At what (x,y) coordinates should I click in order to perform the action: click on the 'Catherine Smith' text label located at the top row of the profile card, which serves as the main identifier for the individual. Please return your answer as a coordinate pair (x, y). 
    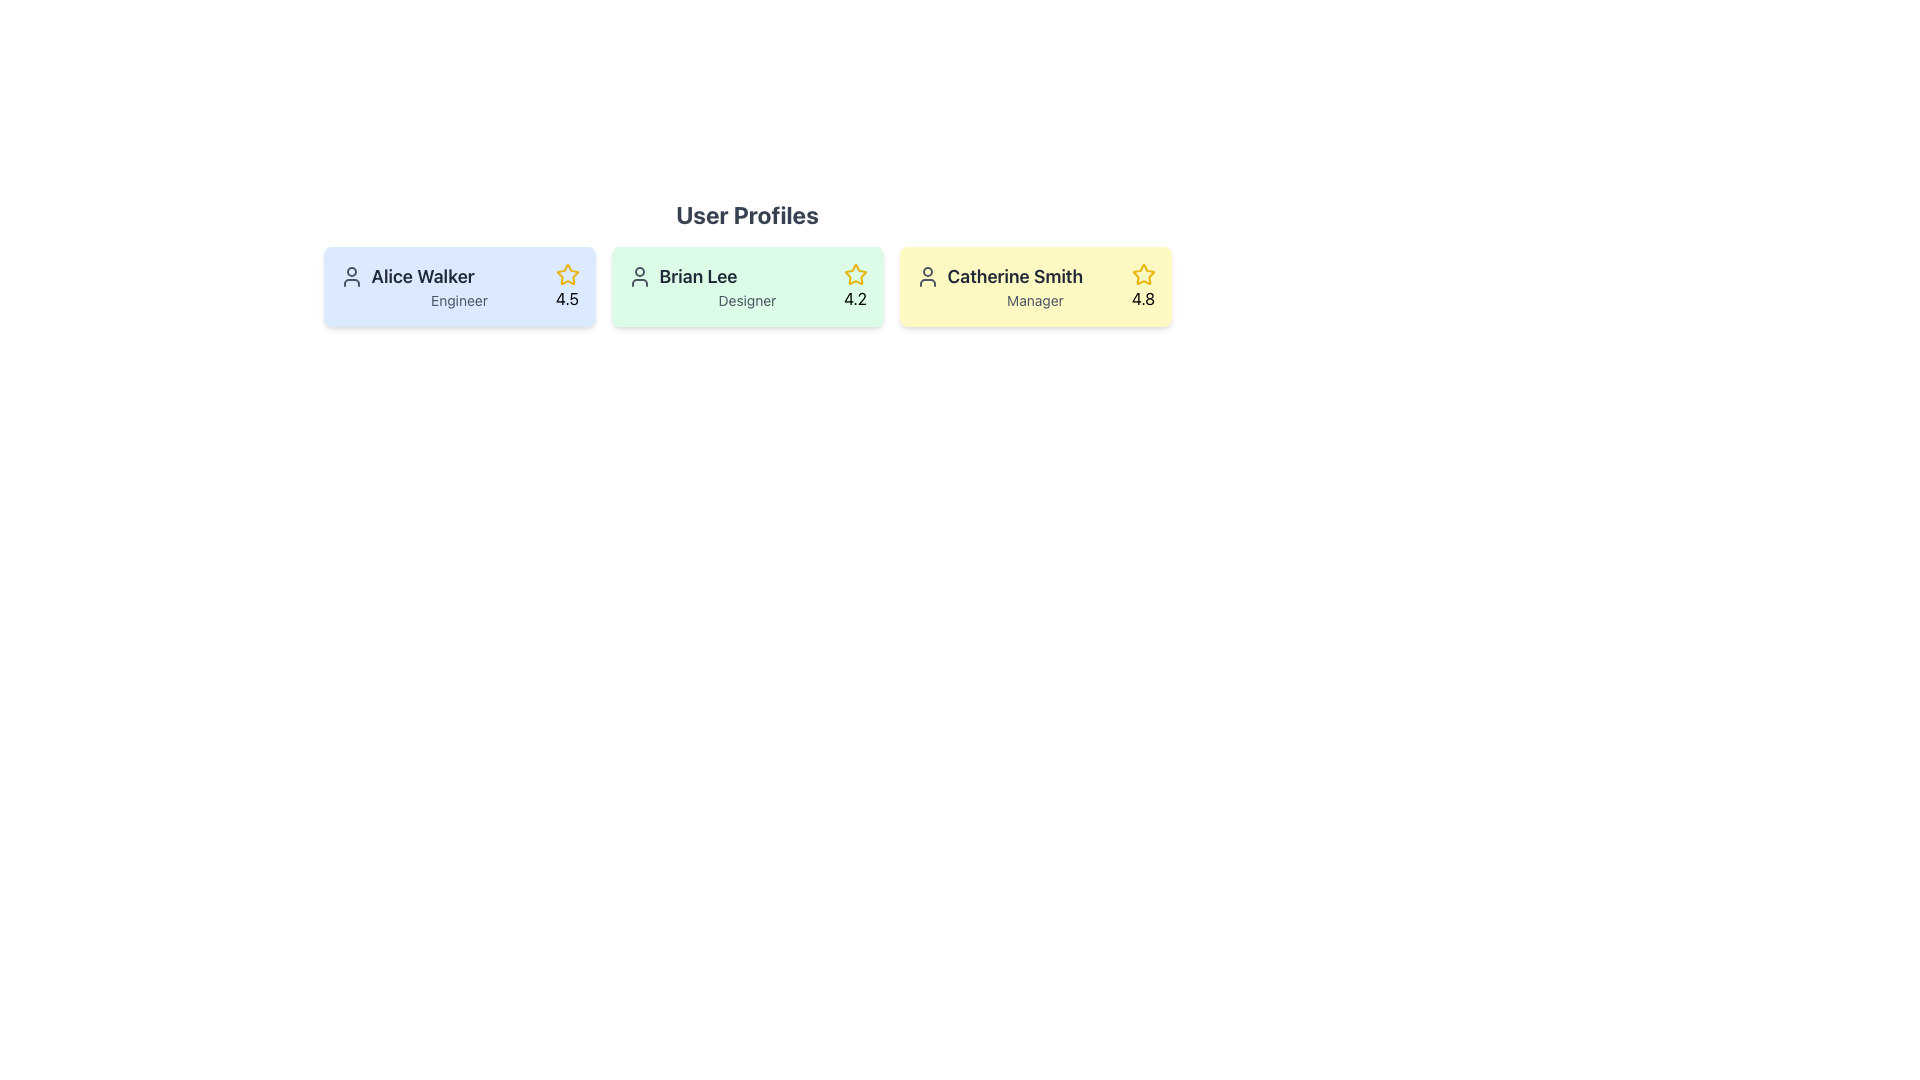
    Looking at the image, I should click on (1035, 277).